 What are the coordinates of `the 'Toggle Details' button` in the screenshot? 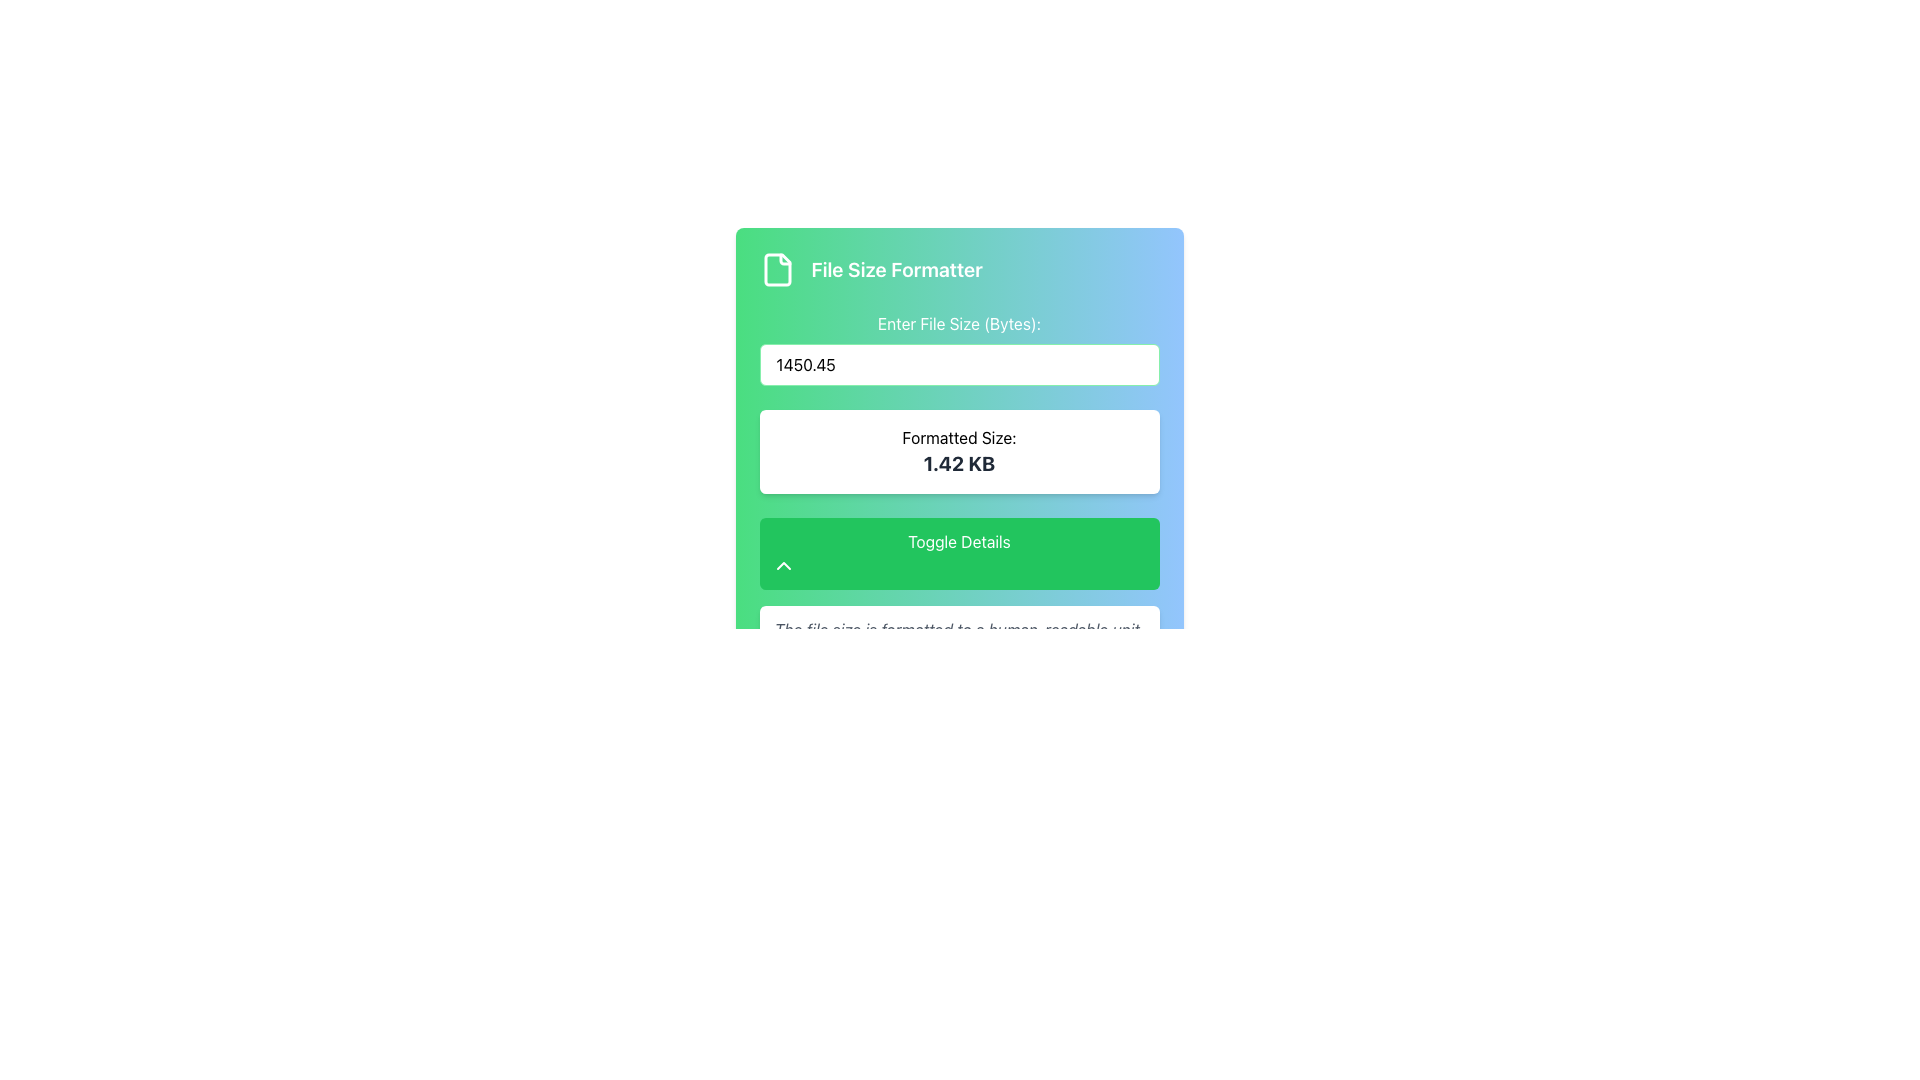 It's located at (782, 566).